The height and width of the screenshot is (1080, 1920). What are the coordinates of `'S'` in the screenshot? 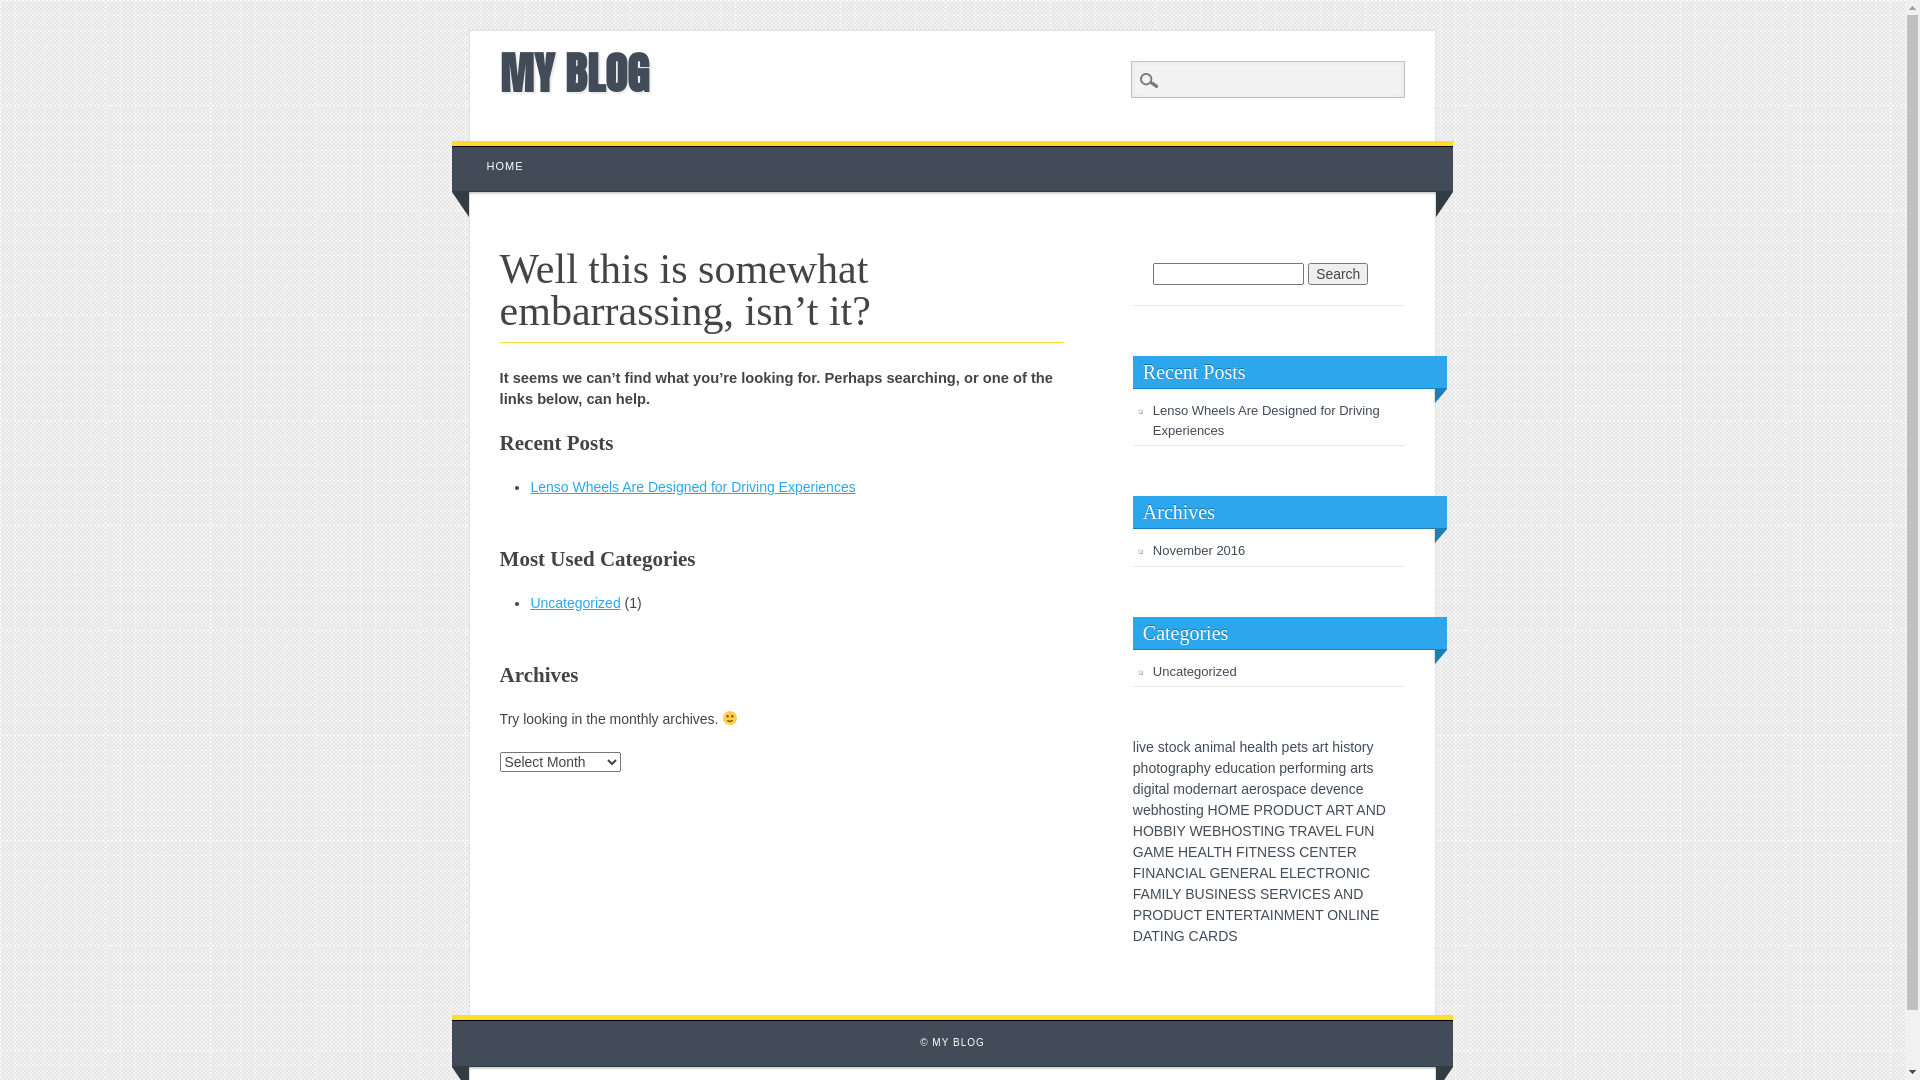 It's located at (1231, 936).